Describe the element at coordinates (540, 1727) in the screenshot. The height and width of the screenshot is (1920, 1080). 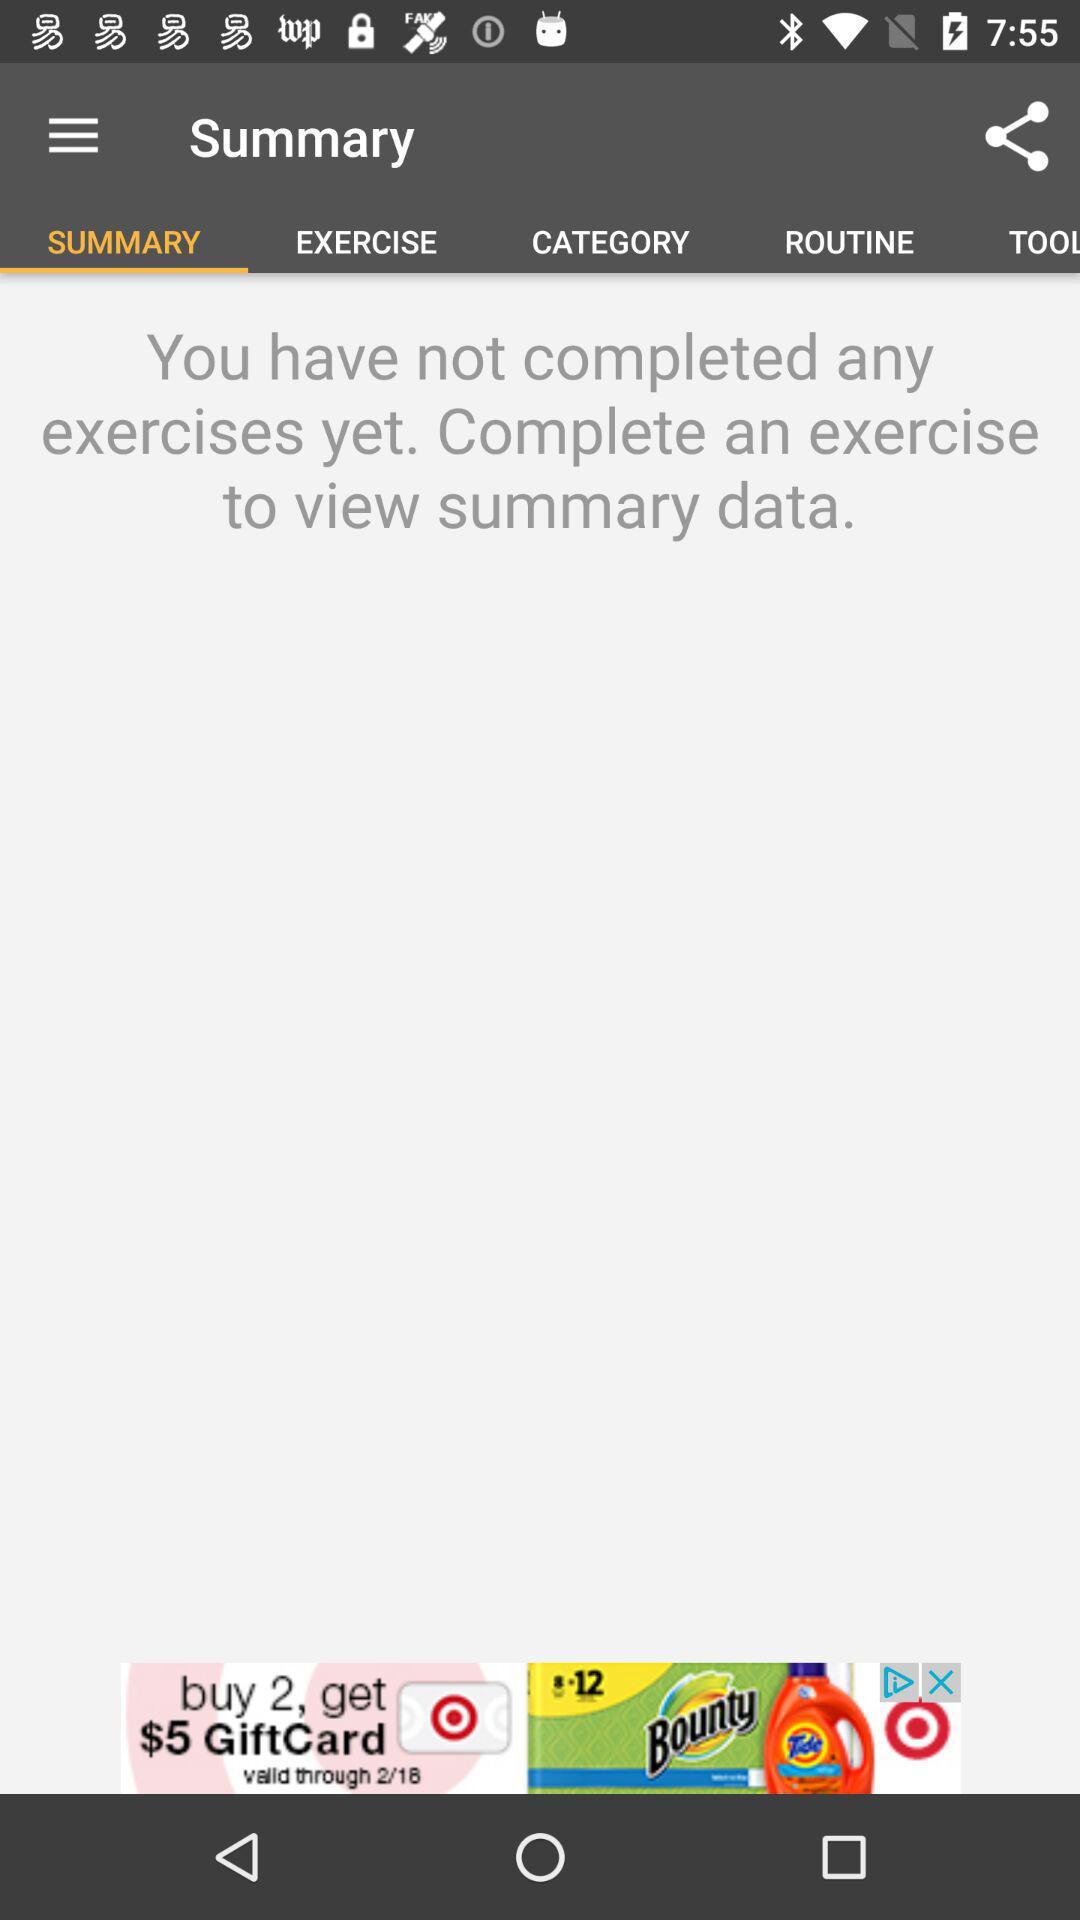
I see `open advertisement` at that location.